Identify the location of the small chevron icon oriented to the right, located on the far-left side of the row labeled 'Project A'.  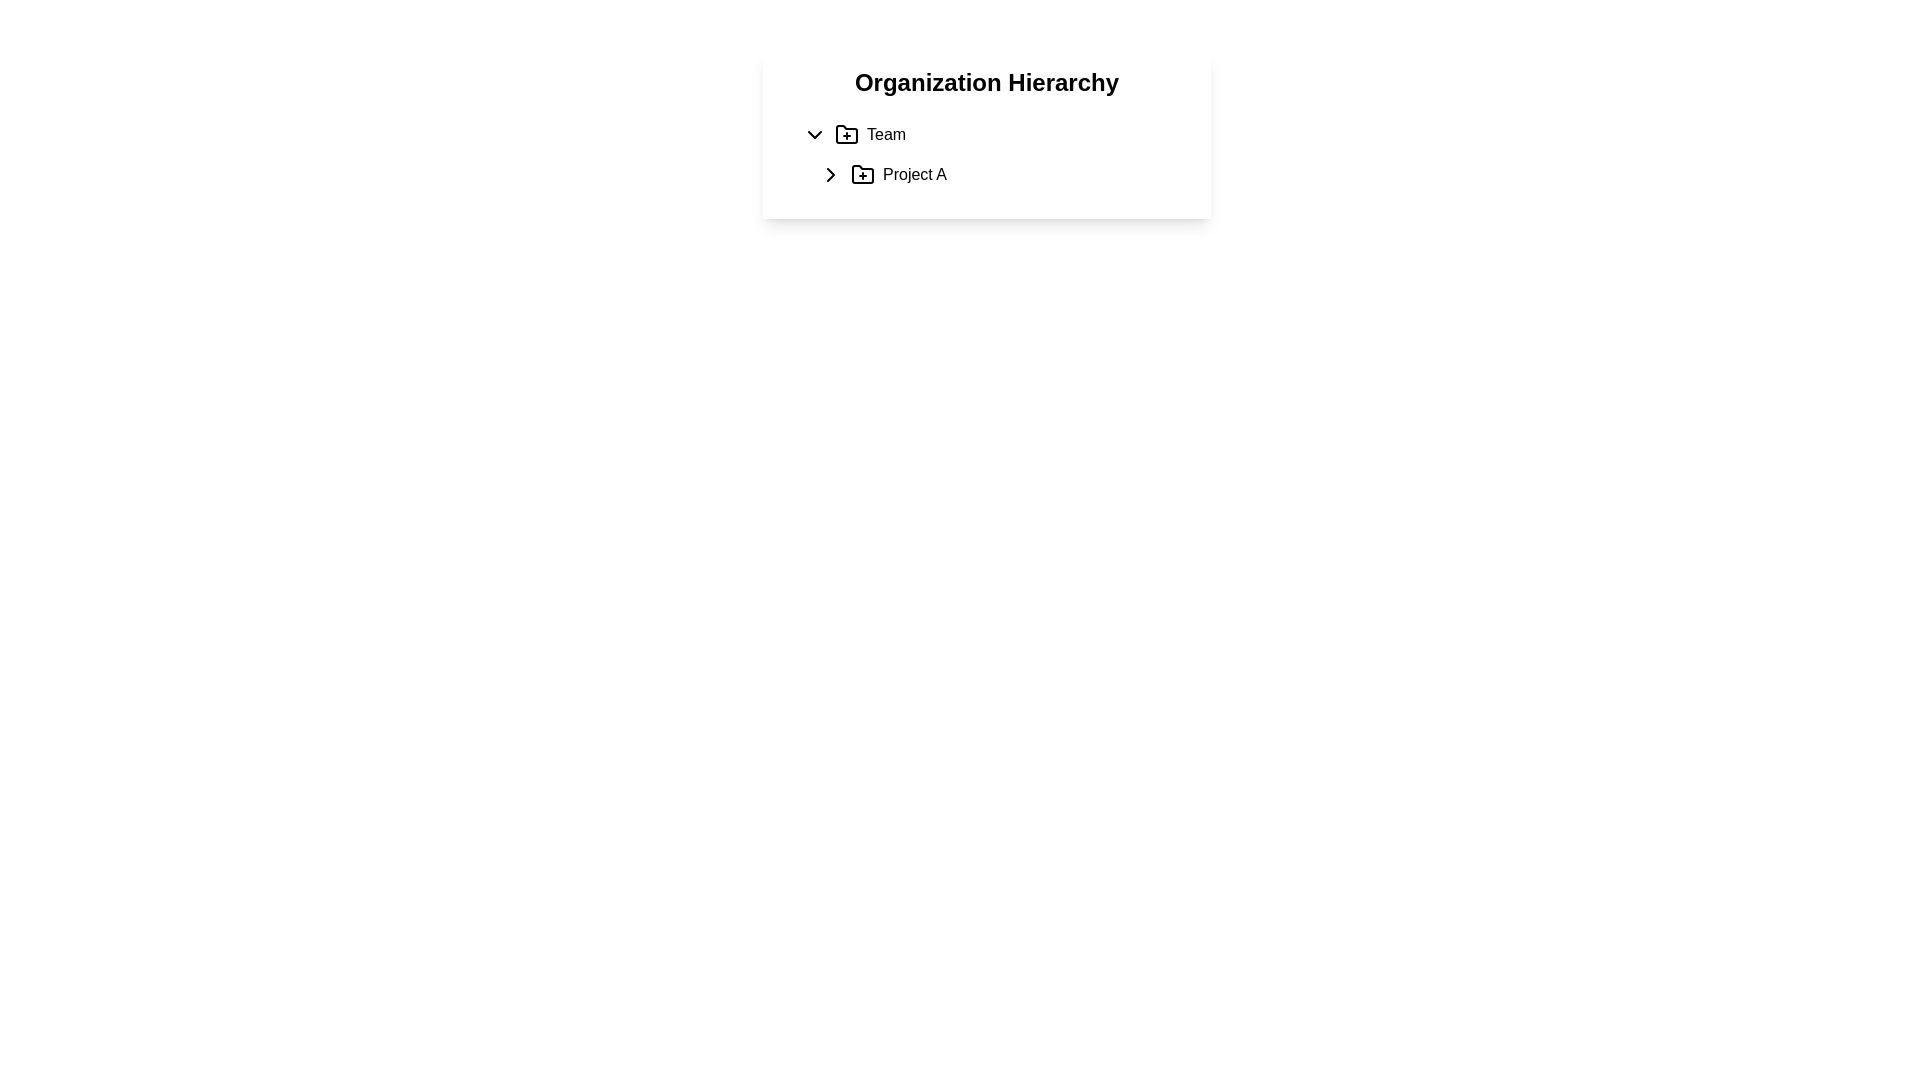
(830, 173).